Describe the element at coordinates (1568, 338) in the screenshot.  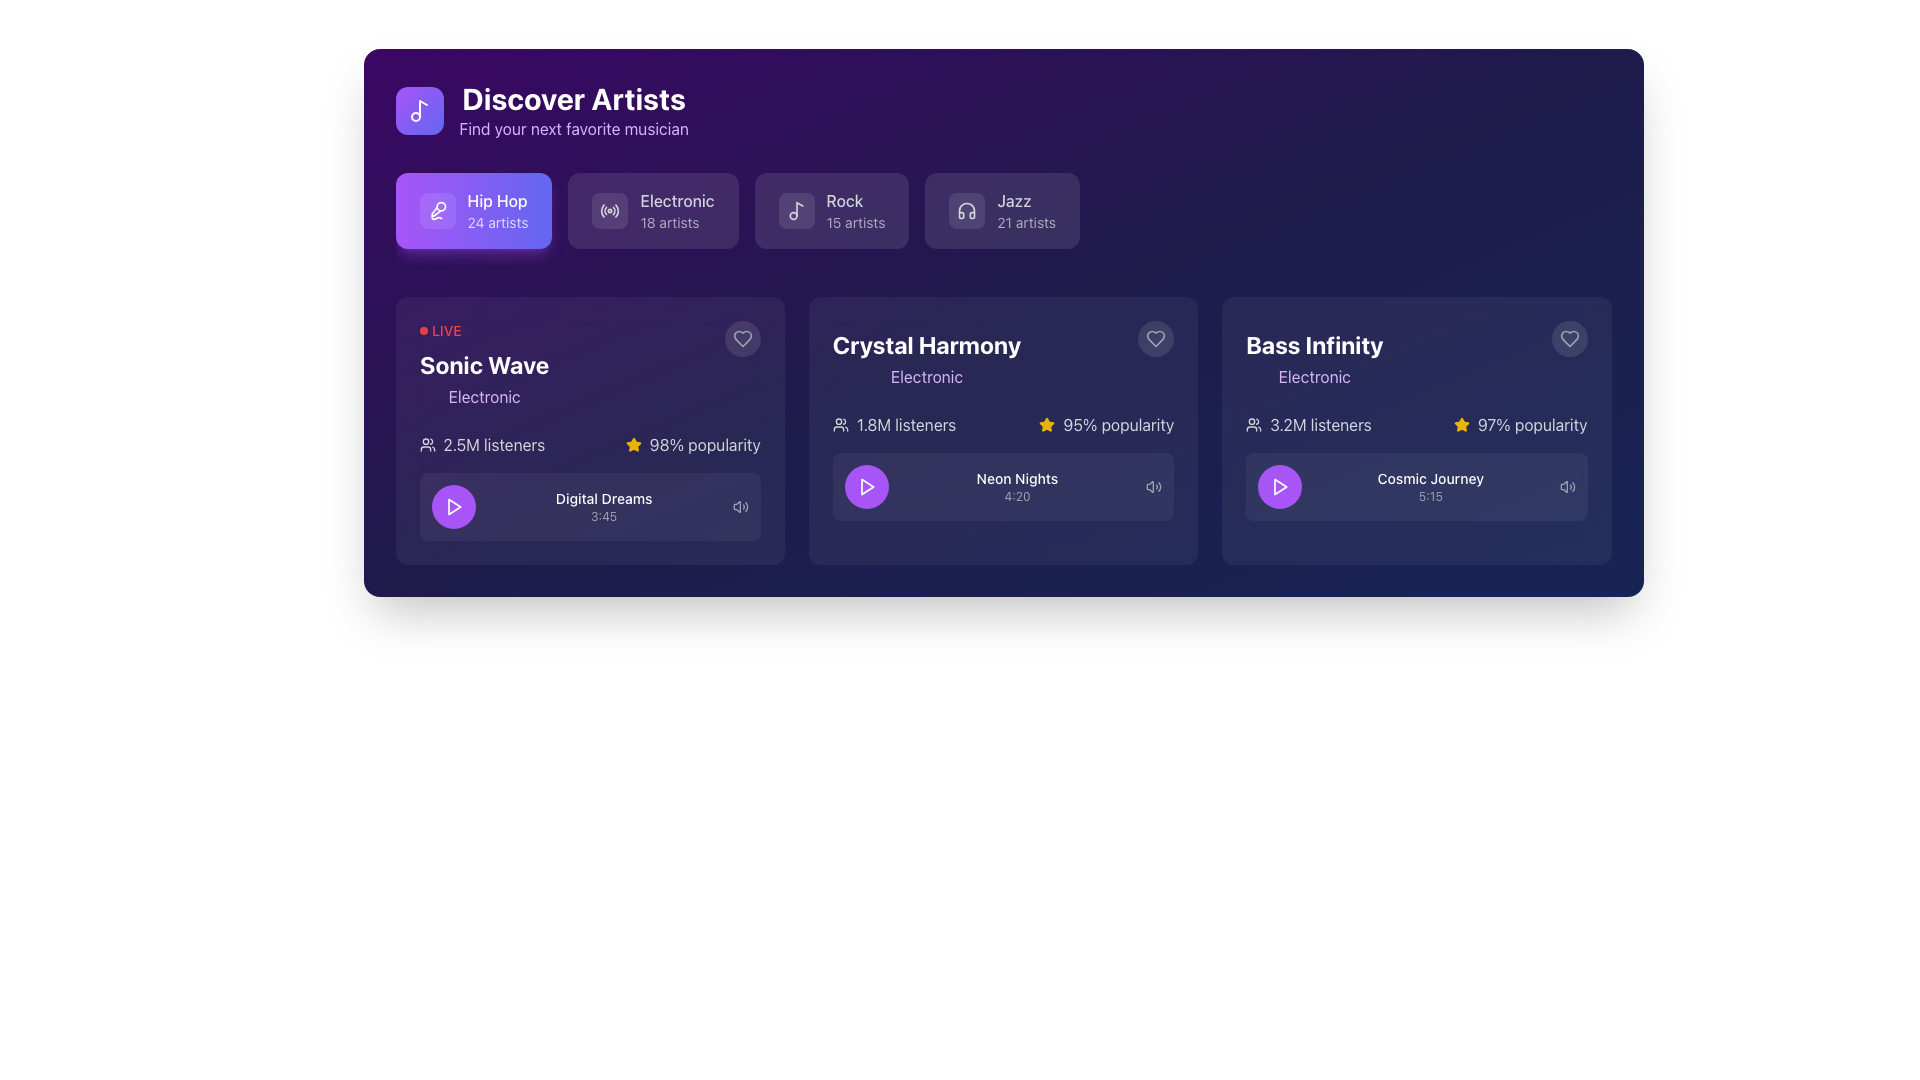
I see `the circular button with a faintly visible heart icon located at the top-right corner of the 'Bass Infinity' card` at that location.